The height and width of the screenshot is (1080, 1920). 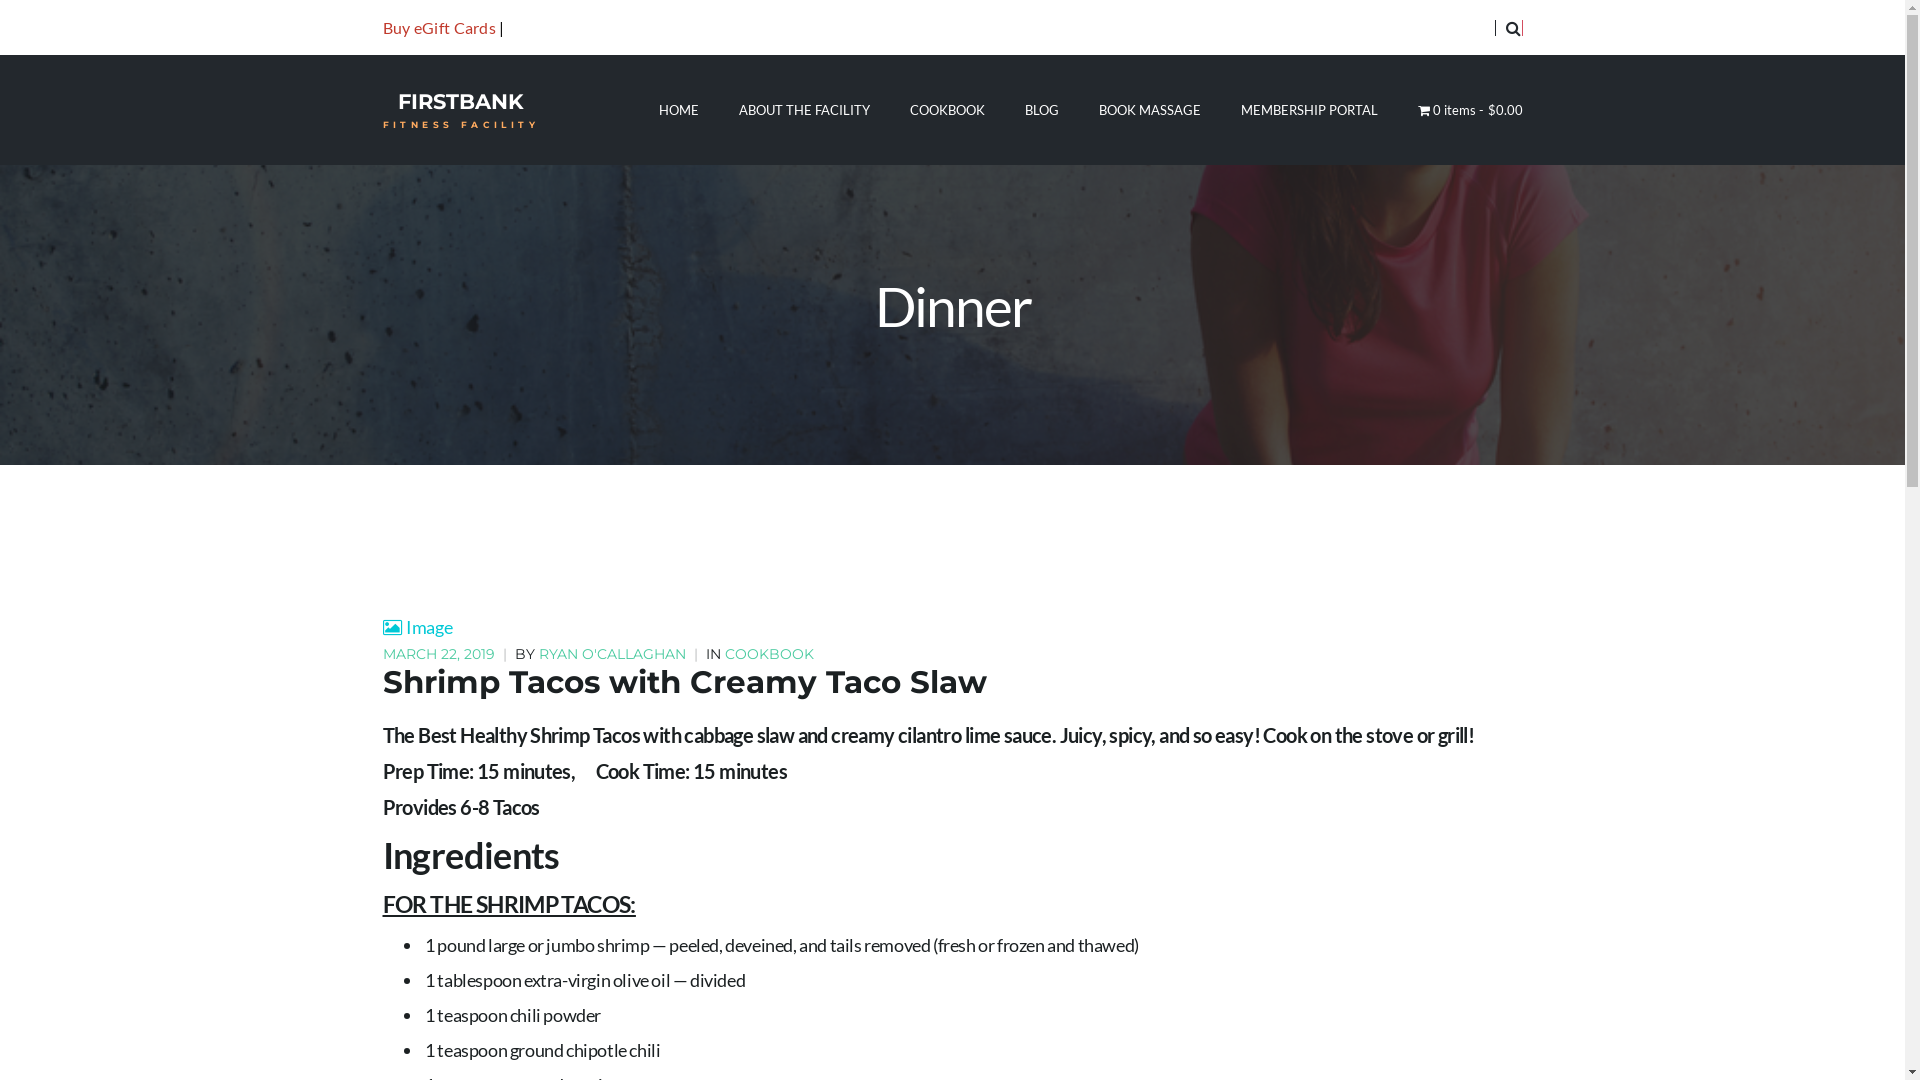 What do you see at coordinates (1309, 110) in the screenshot?
I see `'MEMBERSHIP PORTAL'` at bounding box center [1309, 110].